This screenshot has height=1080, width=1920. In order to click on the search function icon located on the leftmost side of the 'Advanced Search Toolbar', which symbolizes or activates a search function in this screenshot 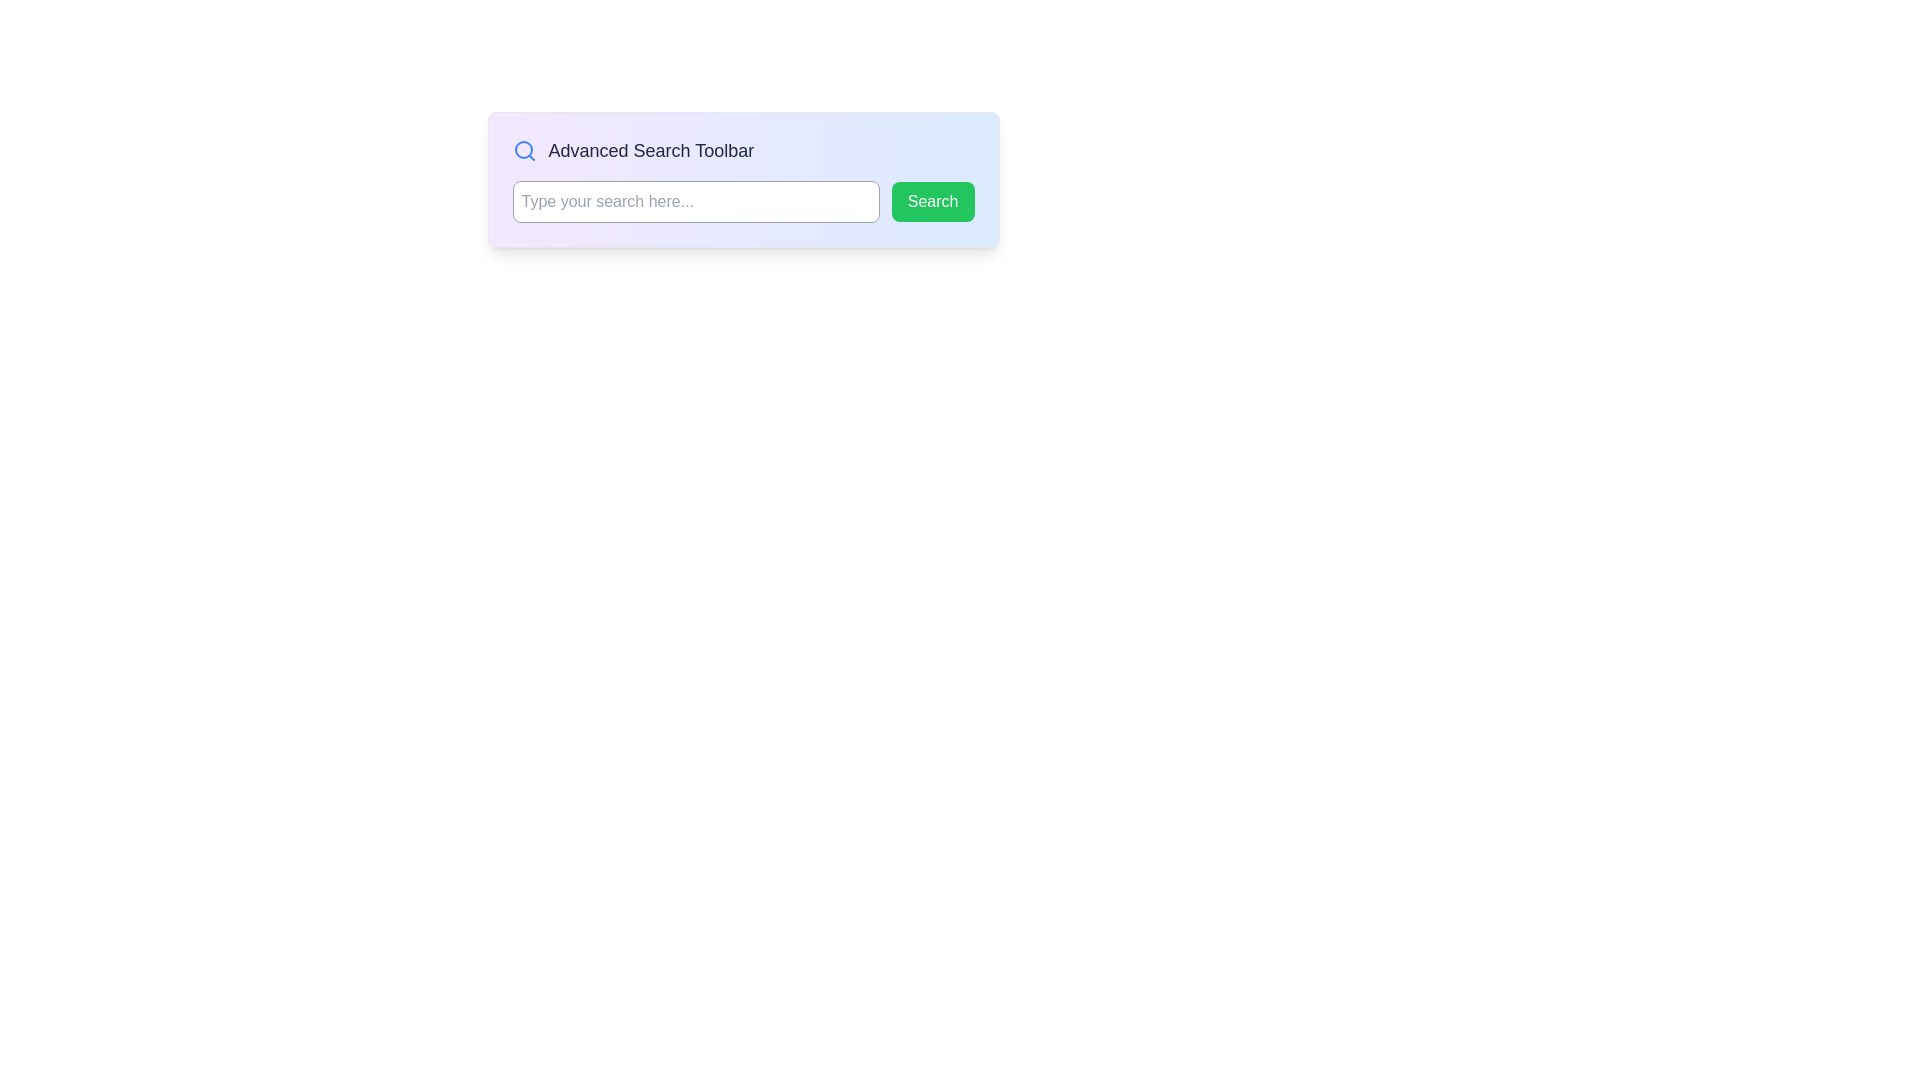, I will do `click(524, 149)`.